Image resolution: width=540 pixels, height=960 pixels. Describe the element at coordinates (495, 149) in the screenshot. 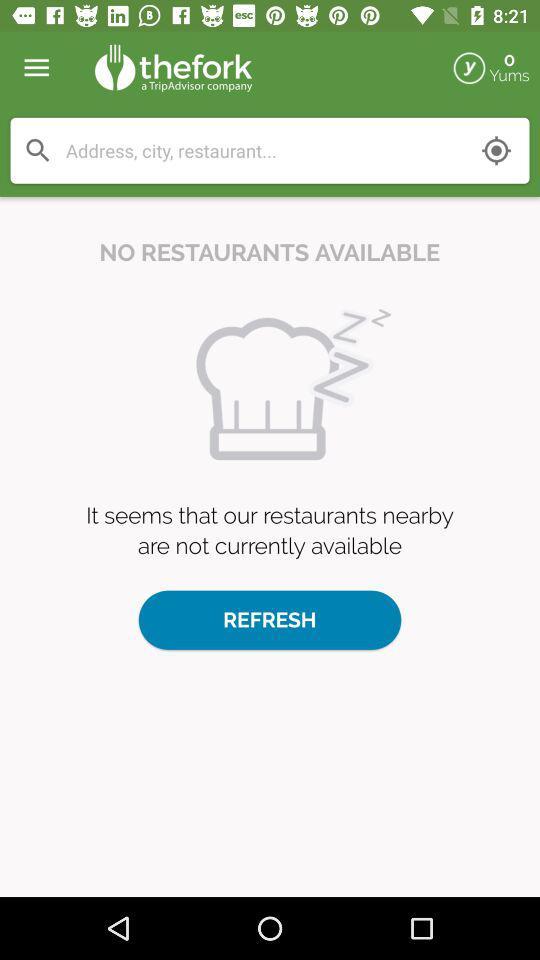

I see `search nearby` at that location.